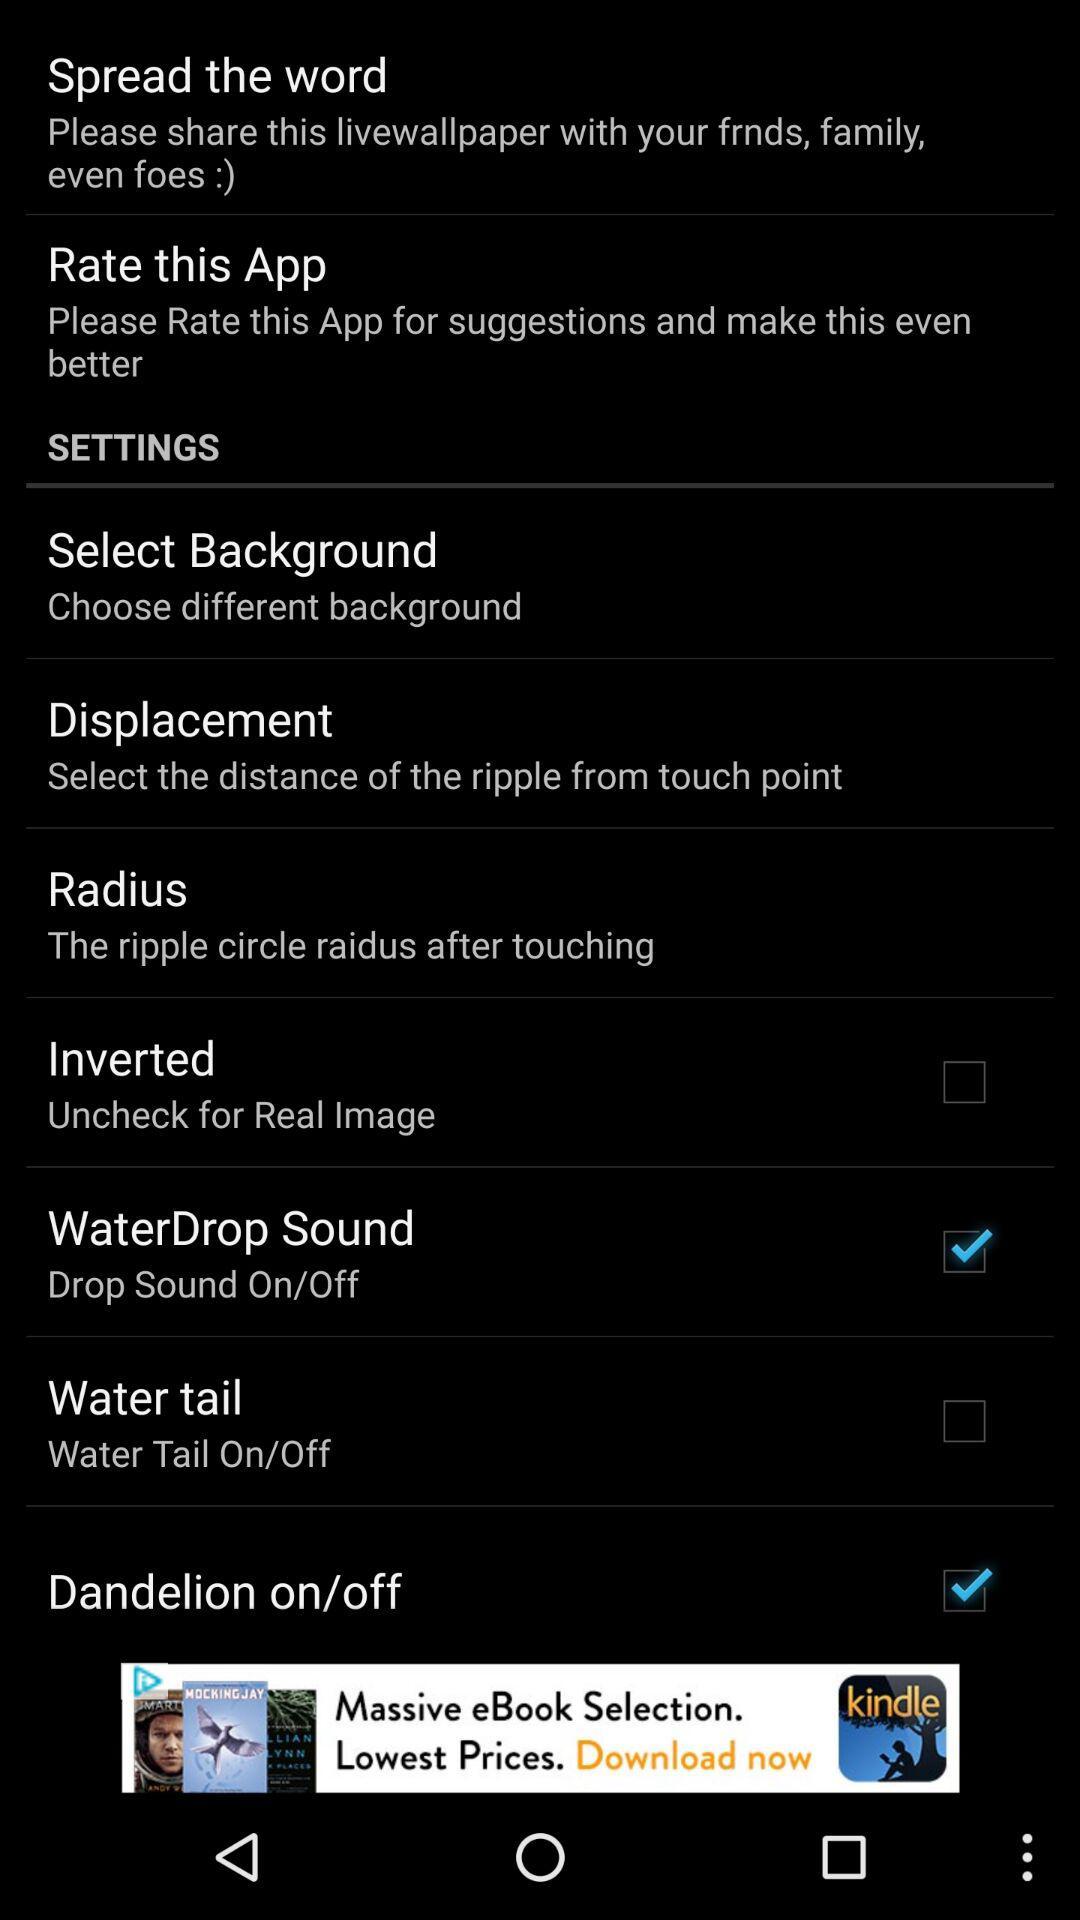 The image size is (1080, 1920). Describe the element at coordinates (540, 1727) in the screenshot. I see `pop up advertisement` at that location.